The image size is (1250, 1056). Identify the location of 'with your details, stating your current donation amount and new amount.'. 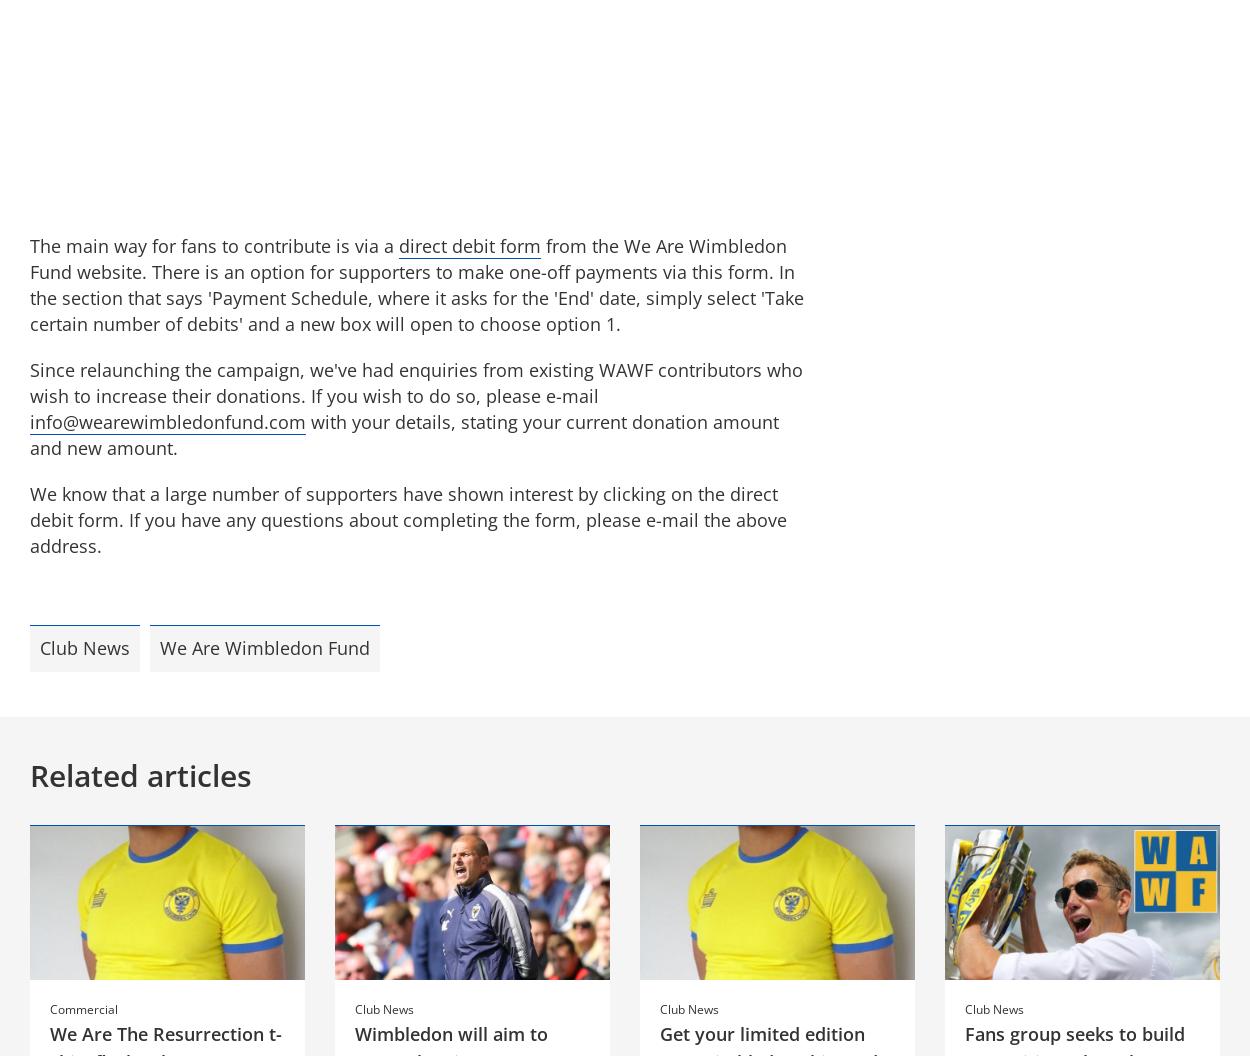
(30, 434).